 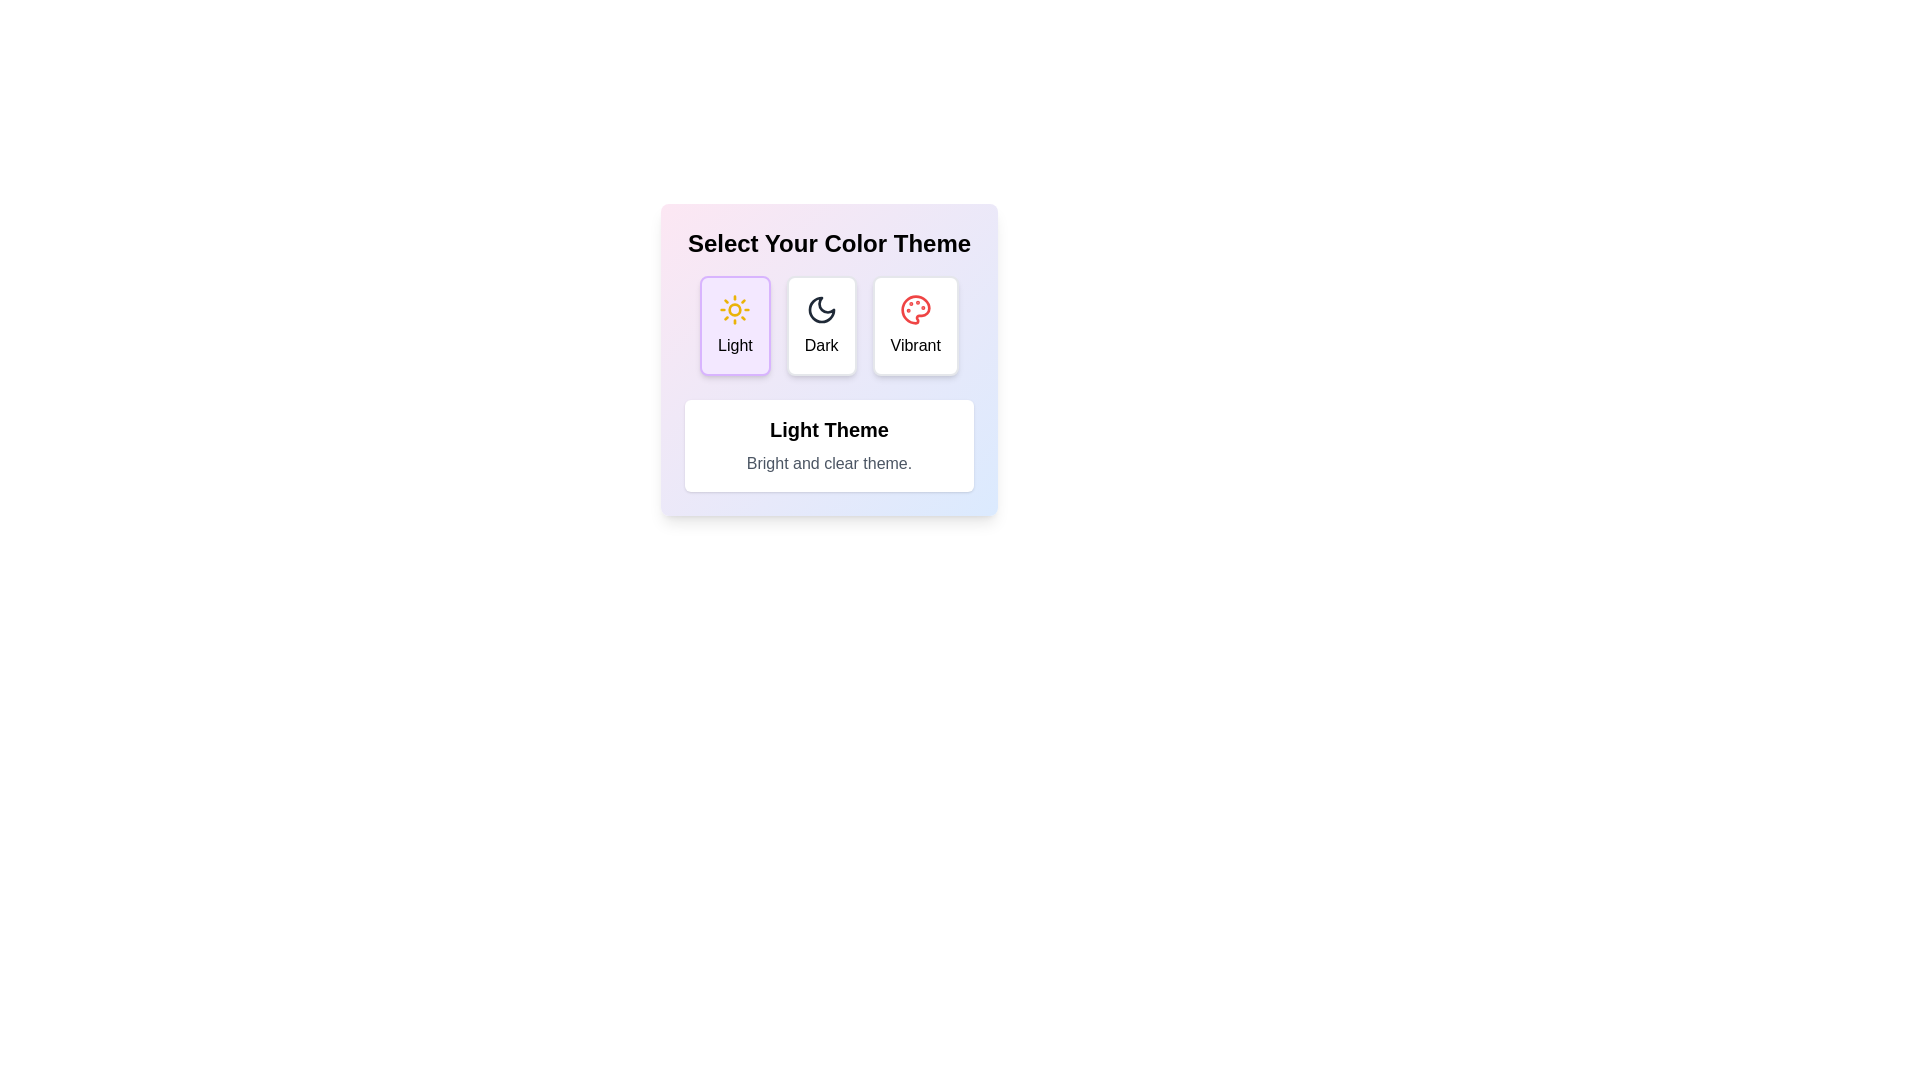 What do you see at coordinates (829, 325) in the screenshot?
I see `the 'Dark' theme button located centrally below the heading 'Select Your Color Theme' and above the description titled 'Light Theme'` at bounding box center [829, 325].